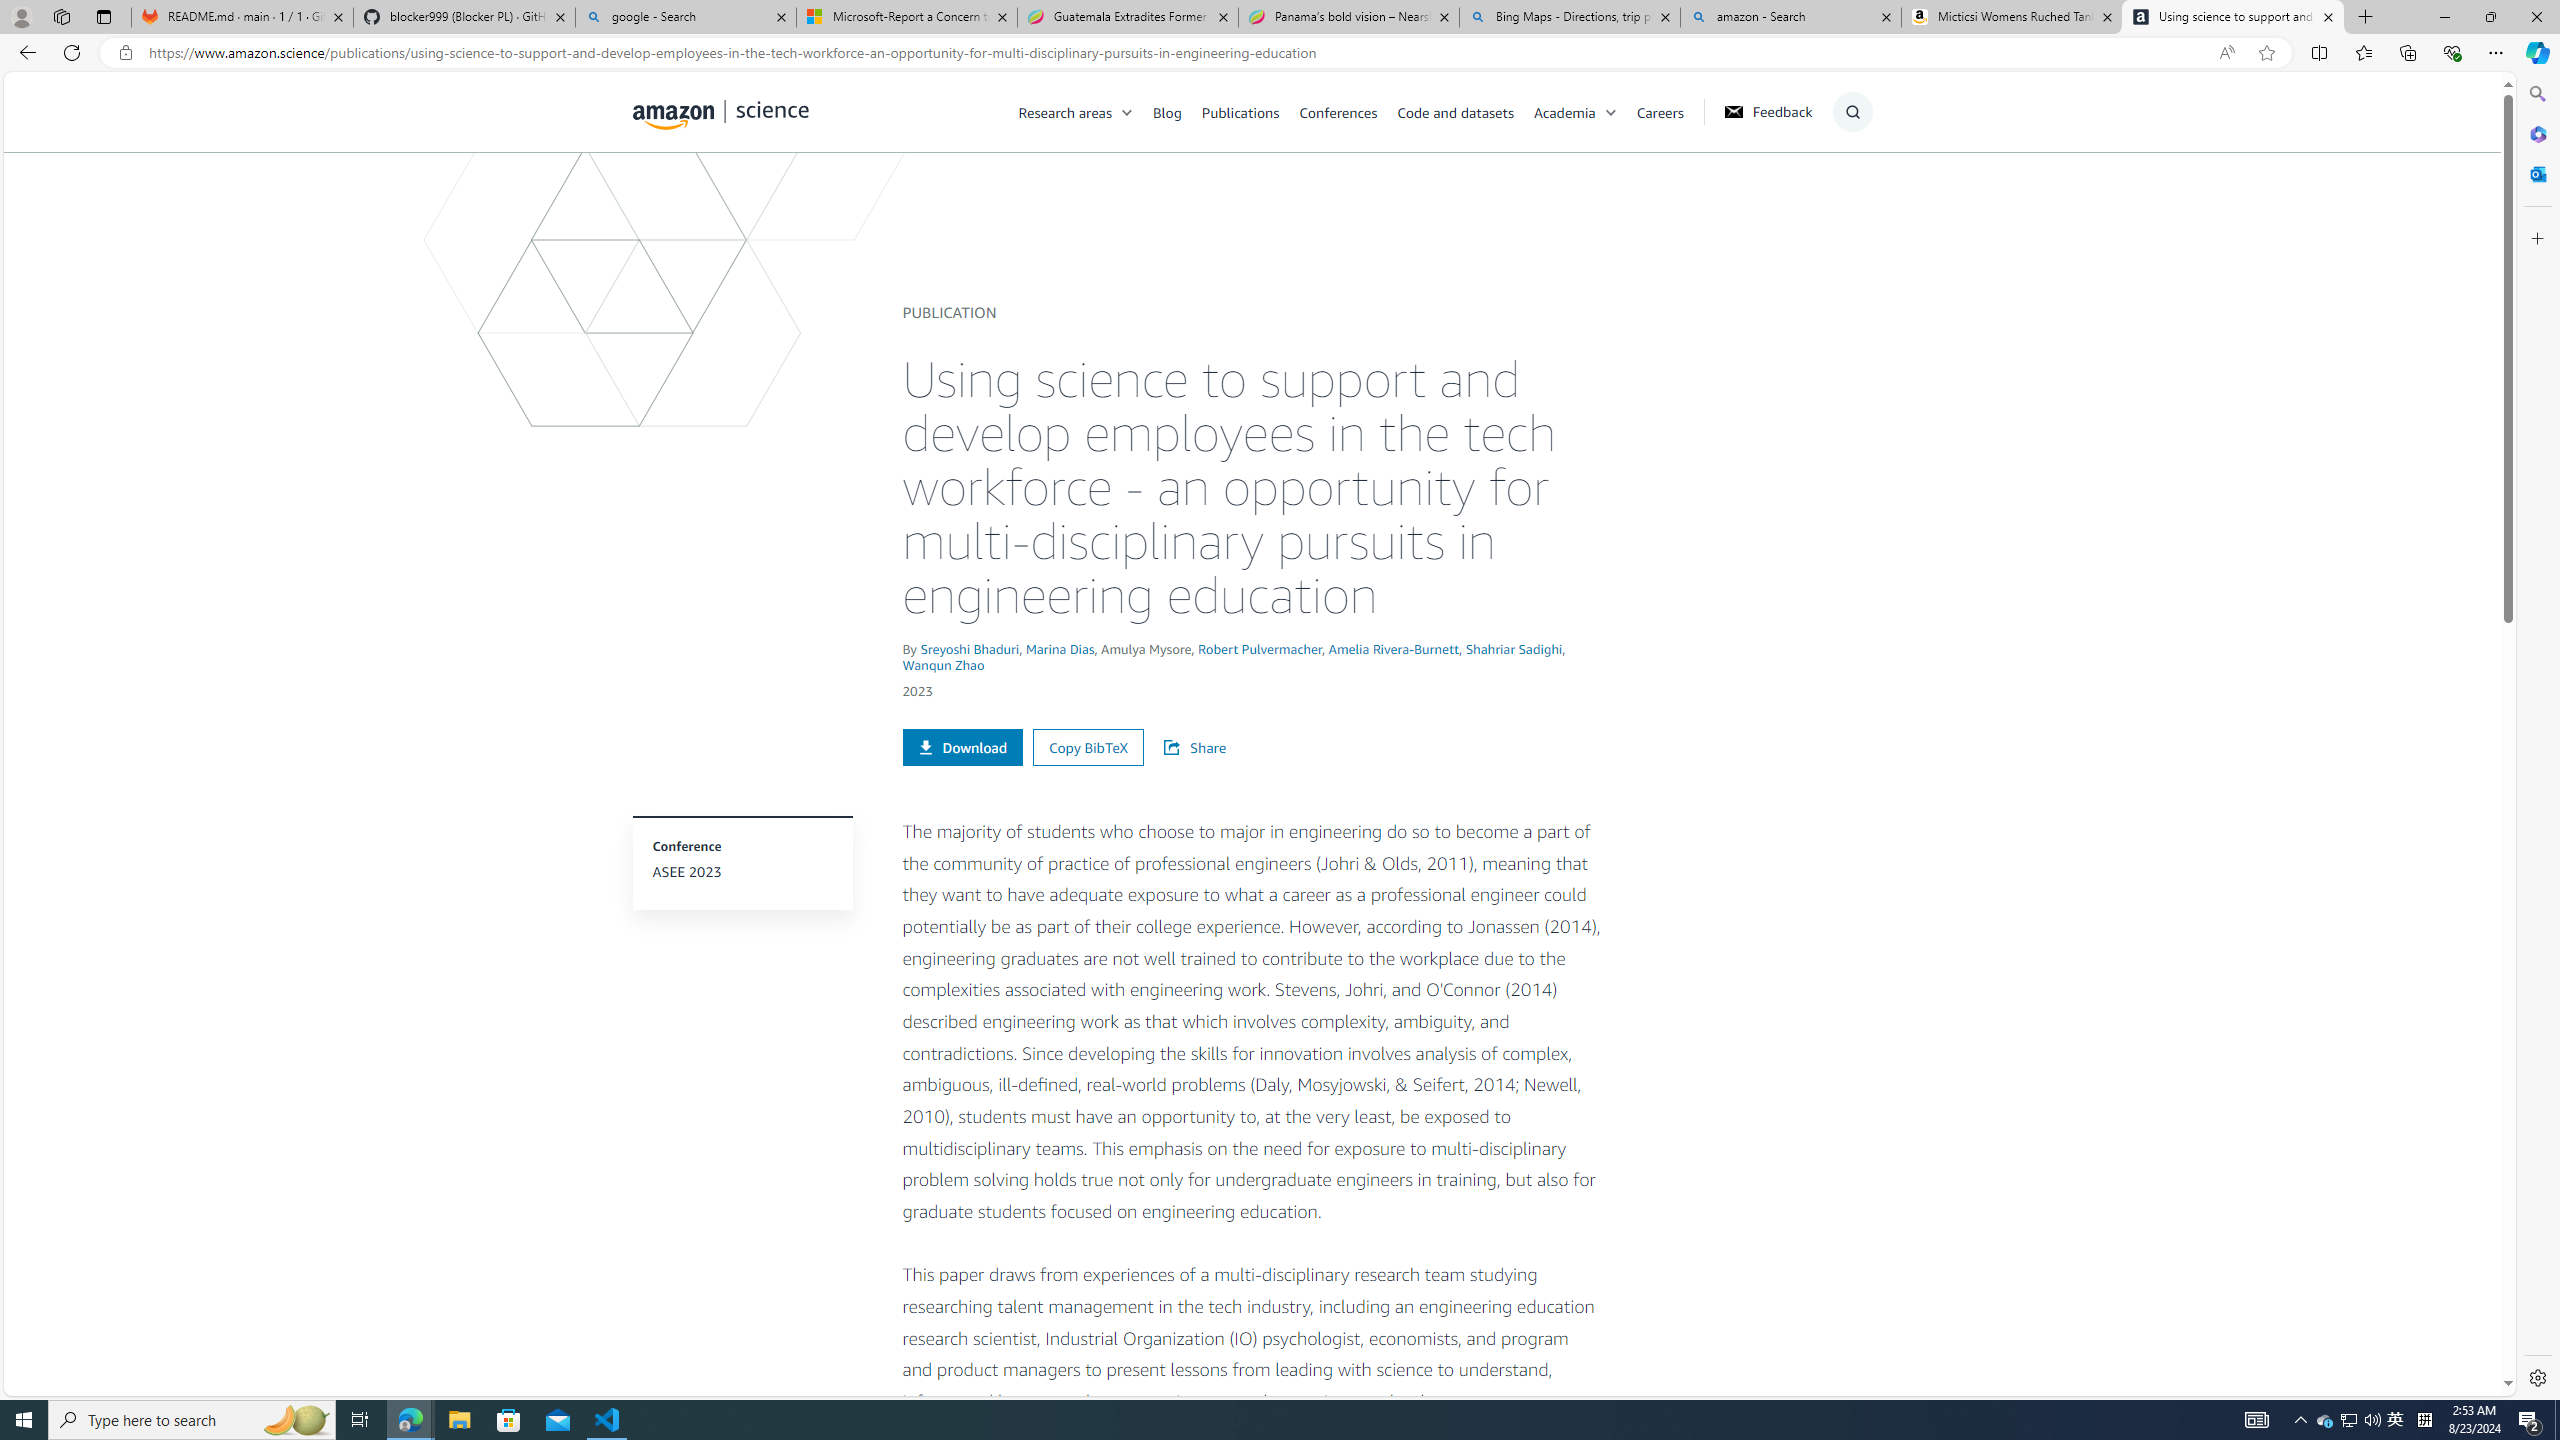 This screenshot has width=2560, height=1440. Describe the element at coordinates (942, 663) in the screenshot. I see `'Wanqun Zhao'` at that location.